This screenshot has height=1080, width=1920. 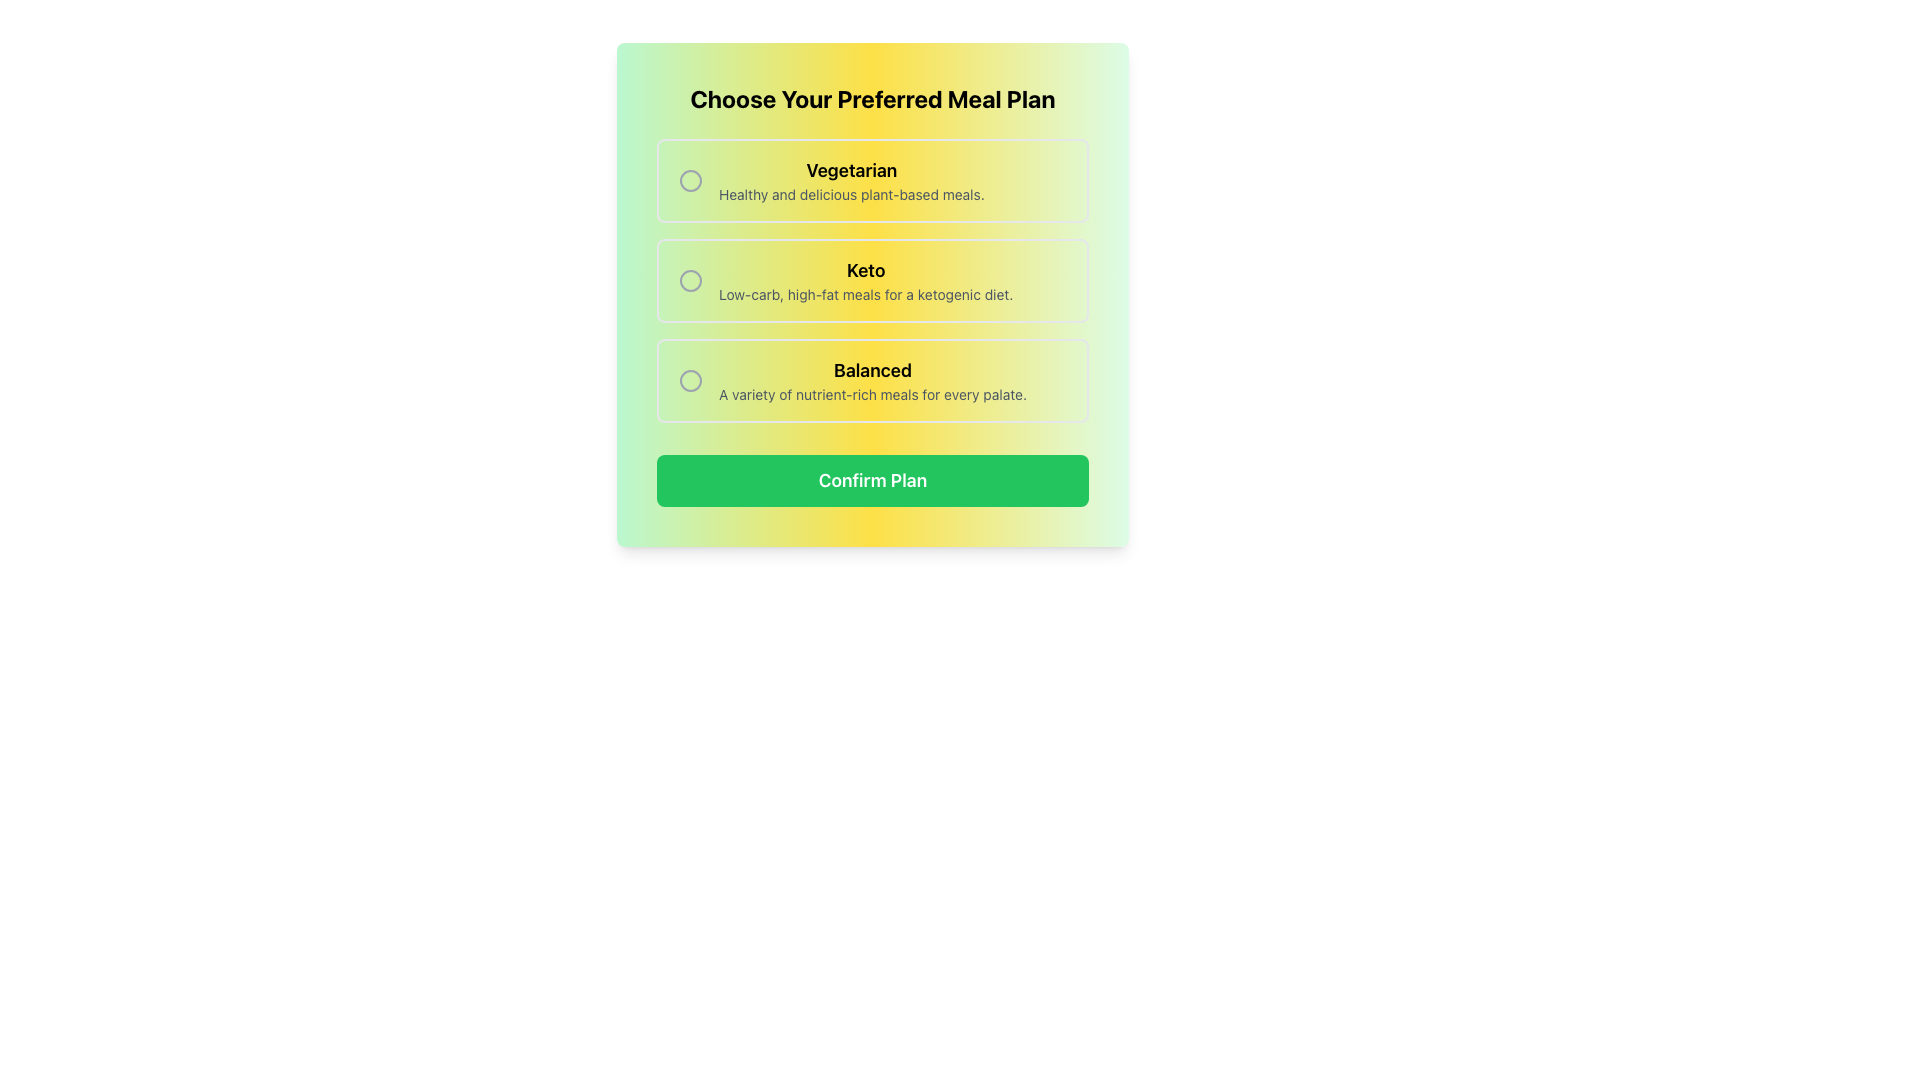 What do you see at coordinates (691, 281) in the screenshot?
I see `the interactive SVG circle element indicating the selection of the 'Keto' meal plan, which is the second option in the vertical list of meal options` at bounding box center [691, 281].